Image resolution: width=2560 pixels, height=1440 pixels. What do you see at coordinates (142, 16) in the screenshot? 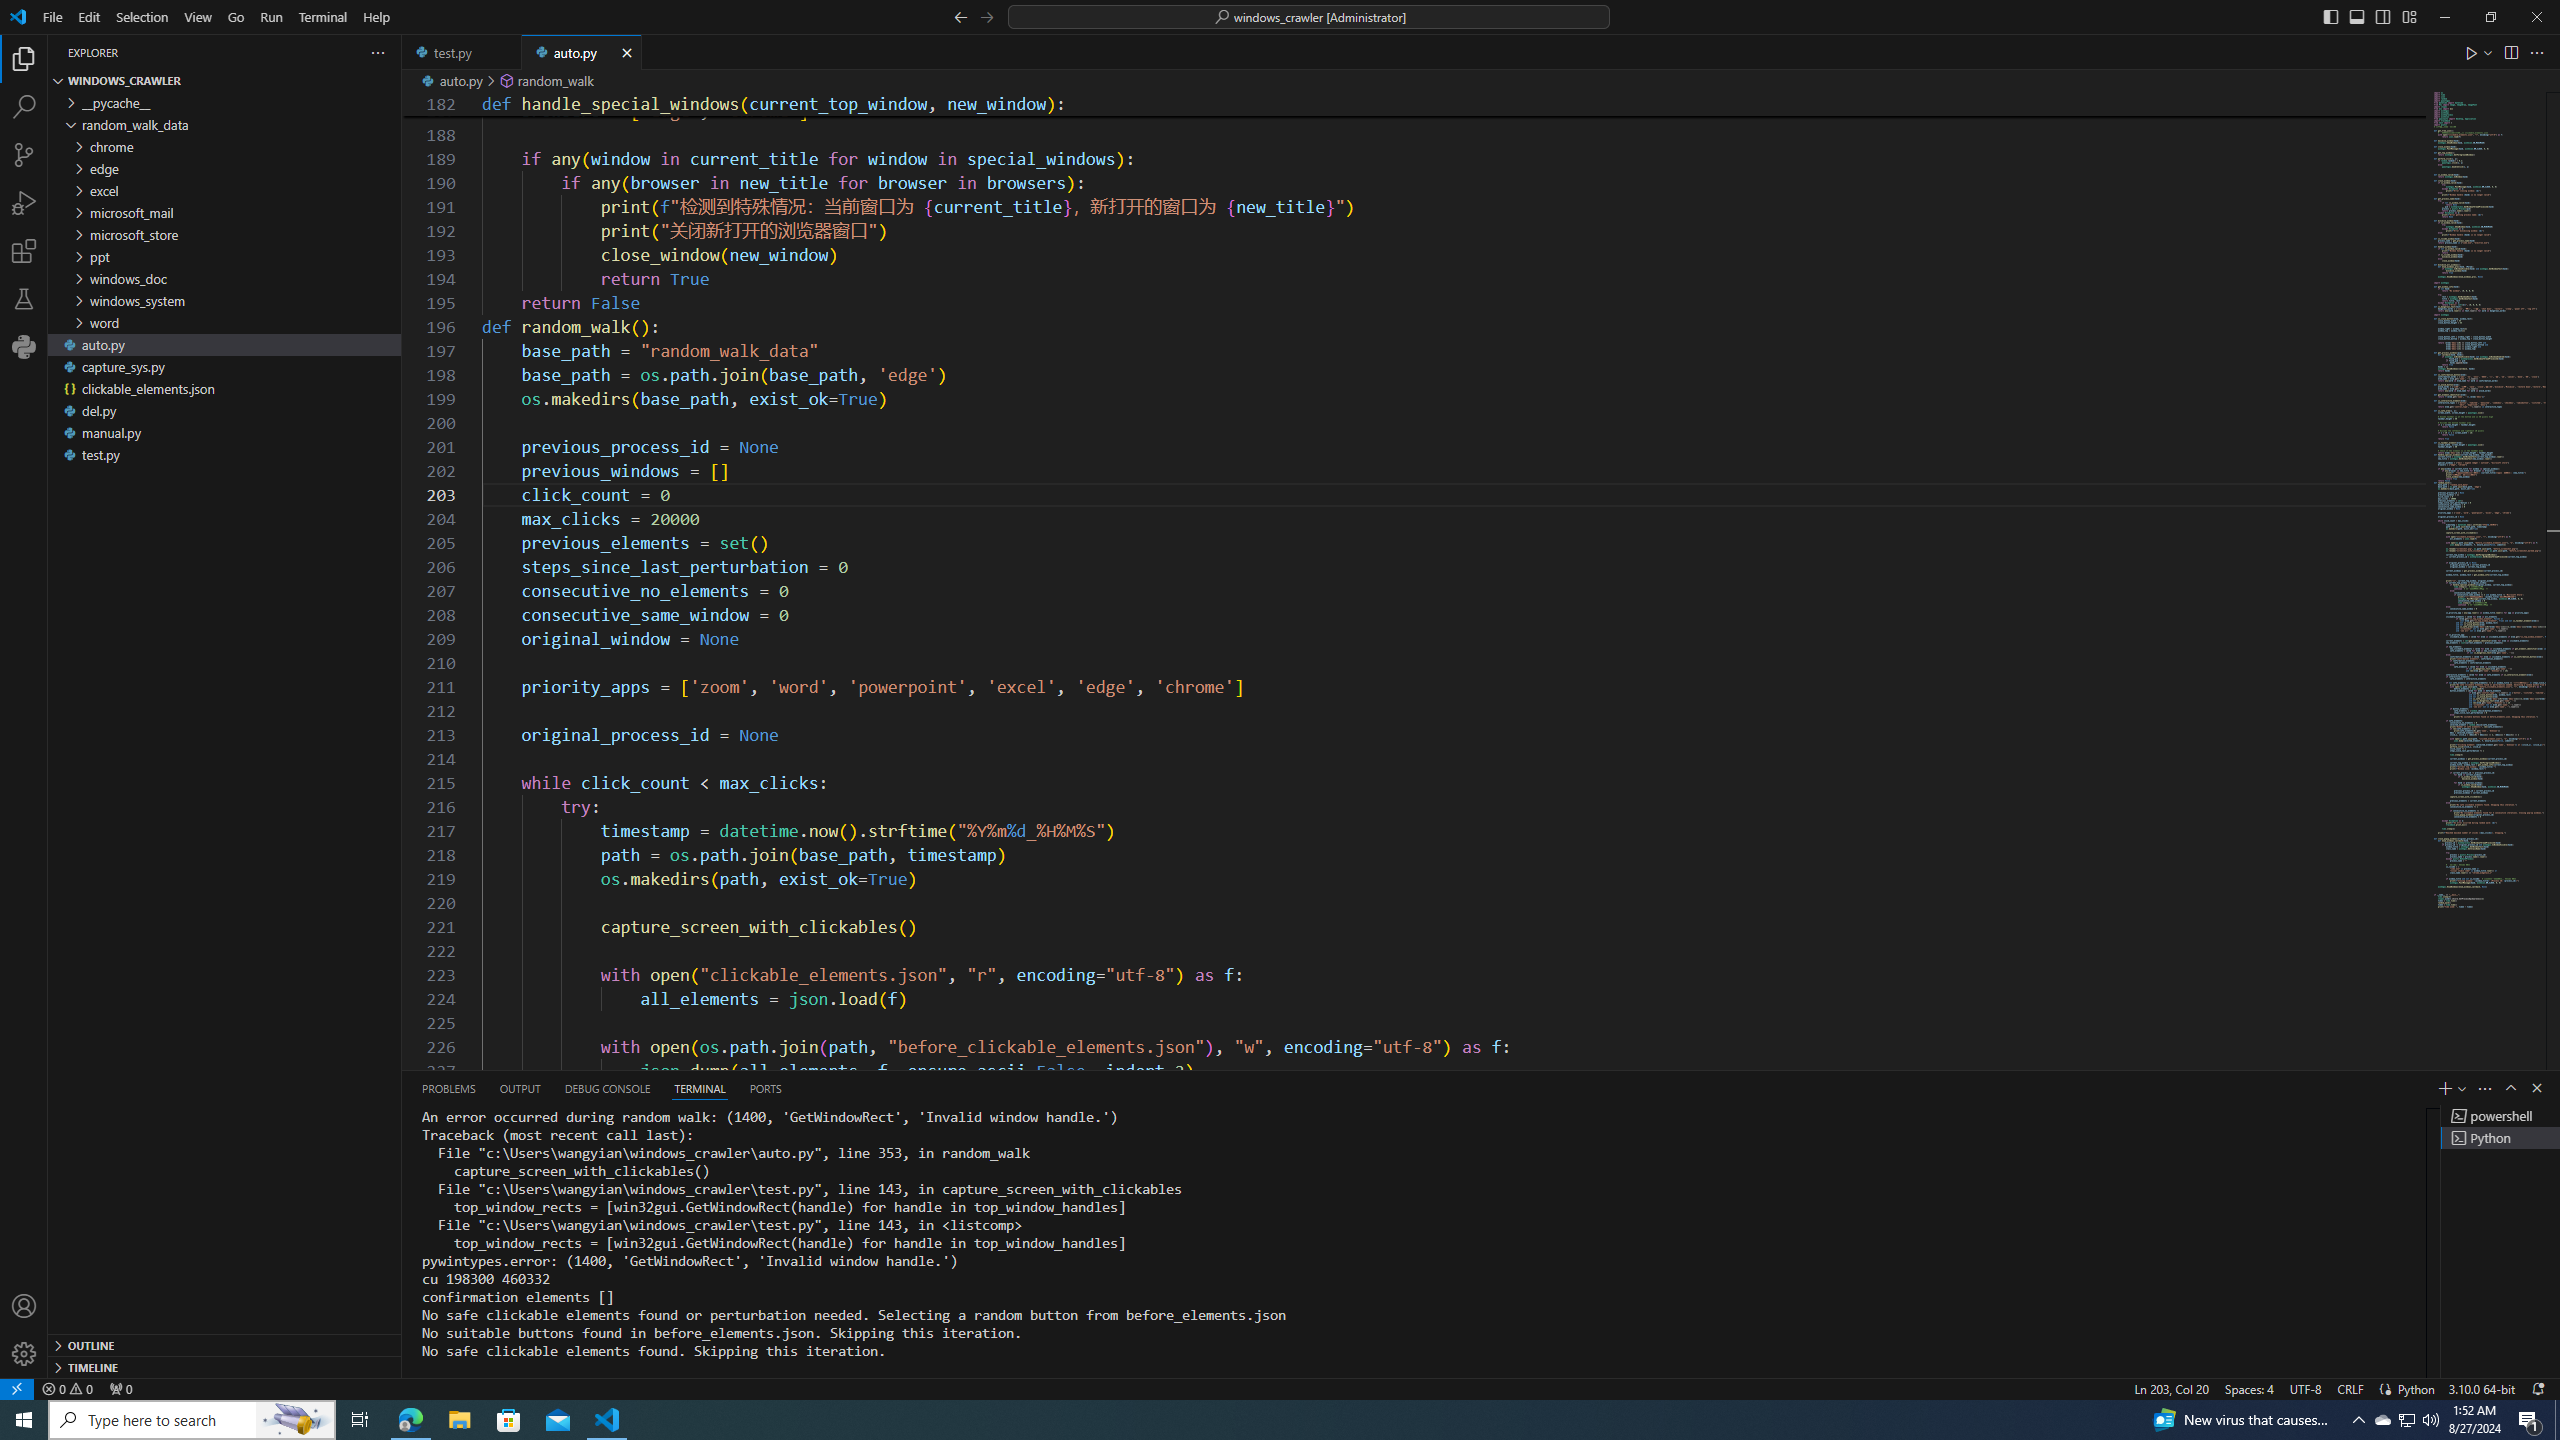
I see `'Selection'` at bounding box center [142, 16].